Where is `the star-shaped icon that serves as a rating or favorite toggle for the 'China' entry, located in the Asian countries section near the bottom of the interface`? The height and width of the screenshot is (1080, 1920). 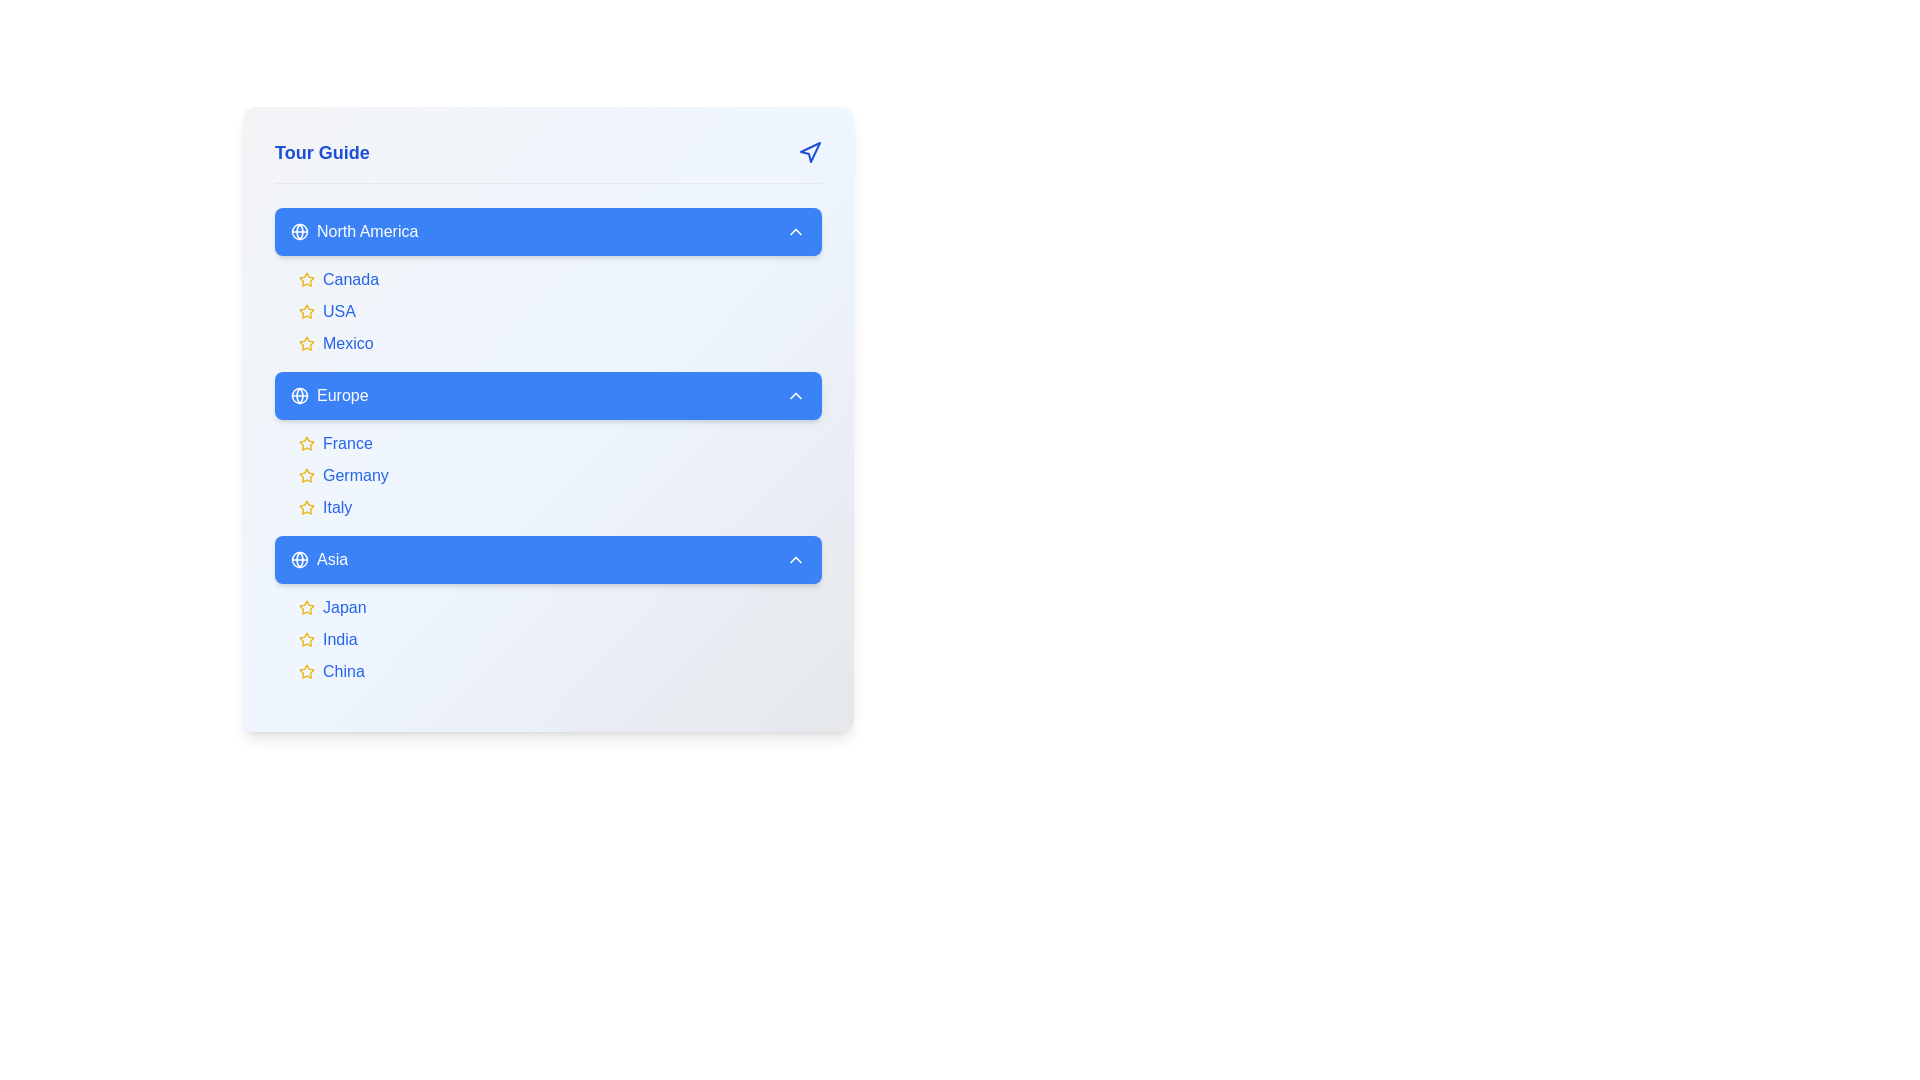
the star-shaped icon that serves as a rating or favorite toggle for the 'China' entry, located in the Asian countries section near the bottom of the interface is located at coordinates (306, 671).